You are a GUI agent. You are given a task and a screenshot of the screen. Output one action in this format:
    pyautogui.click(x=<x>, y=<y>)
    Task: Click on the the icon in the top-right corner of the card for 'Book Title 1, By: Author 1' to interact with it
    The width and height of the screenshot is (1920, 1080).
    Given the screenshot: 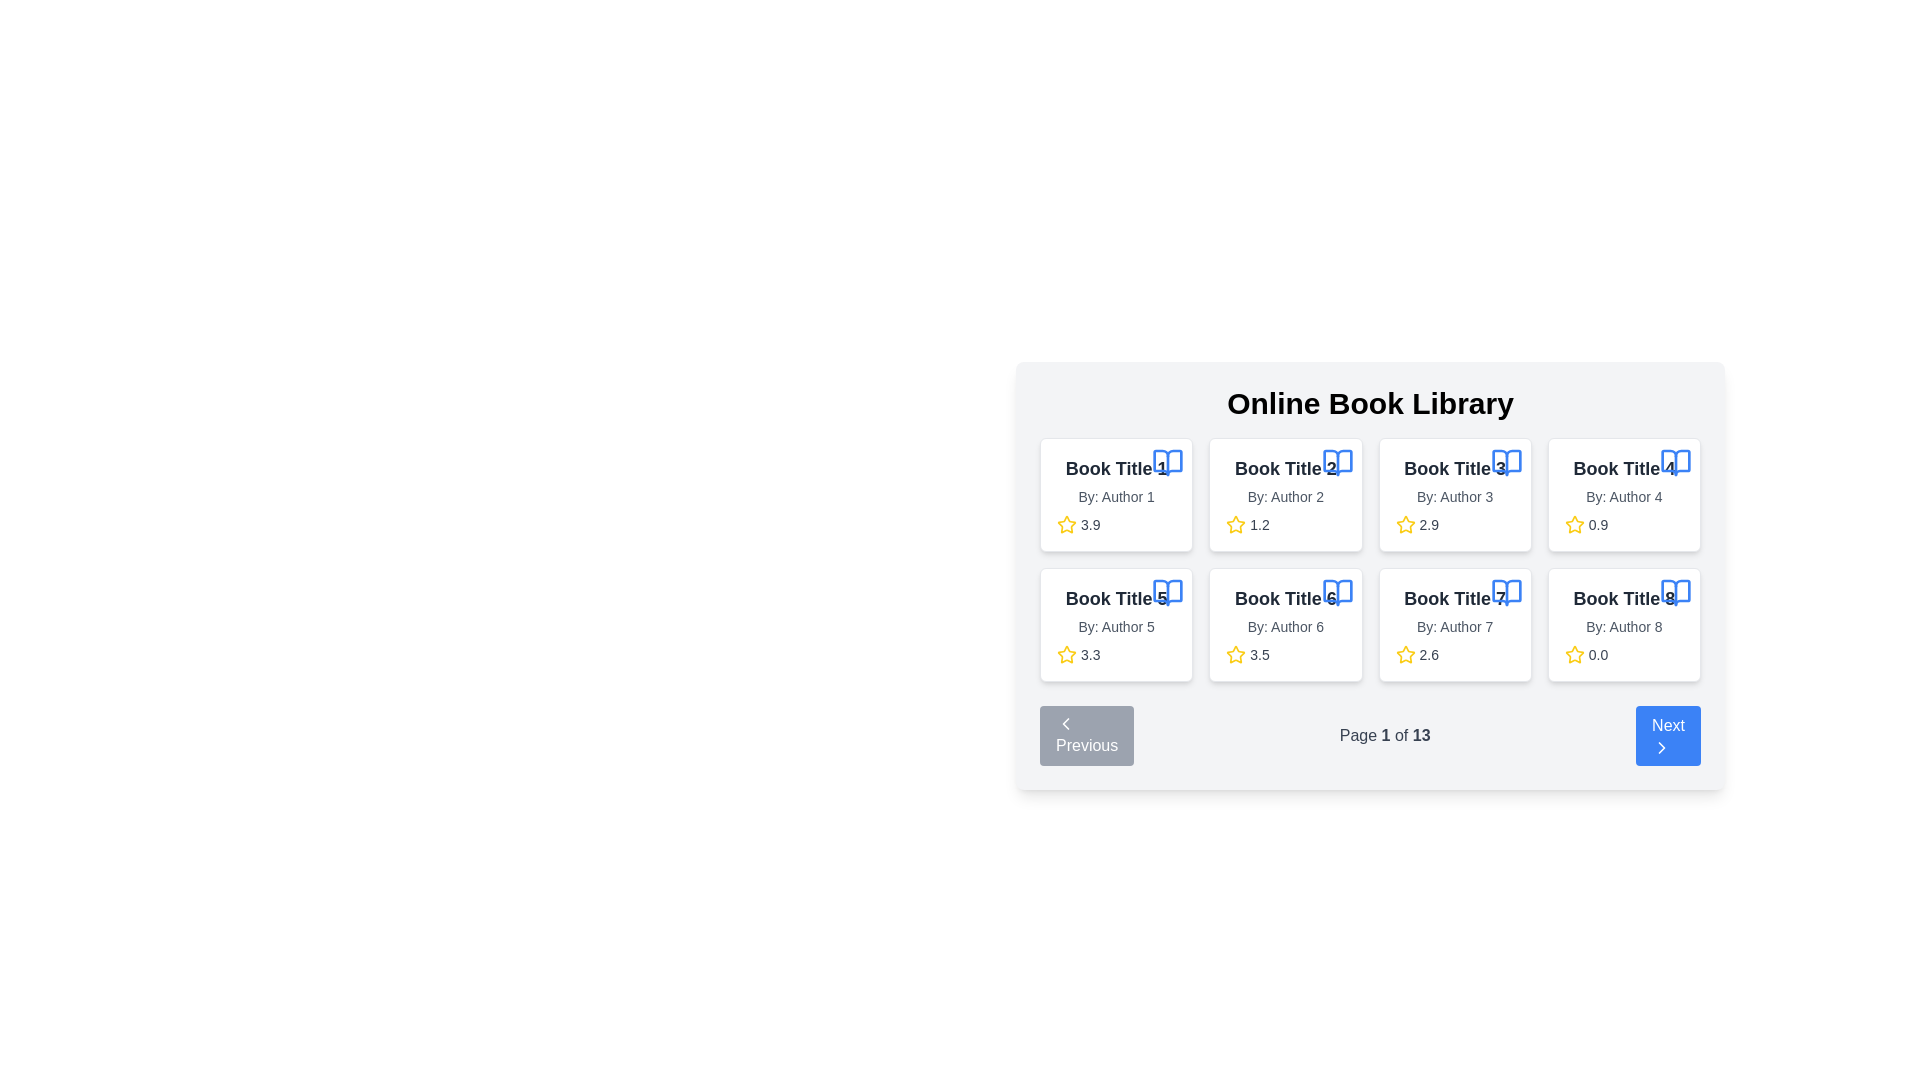 What is the action you would take?
    pyautogui.click(x=1168, y=462)
    